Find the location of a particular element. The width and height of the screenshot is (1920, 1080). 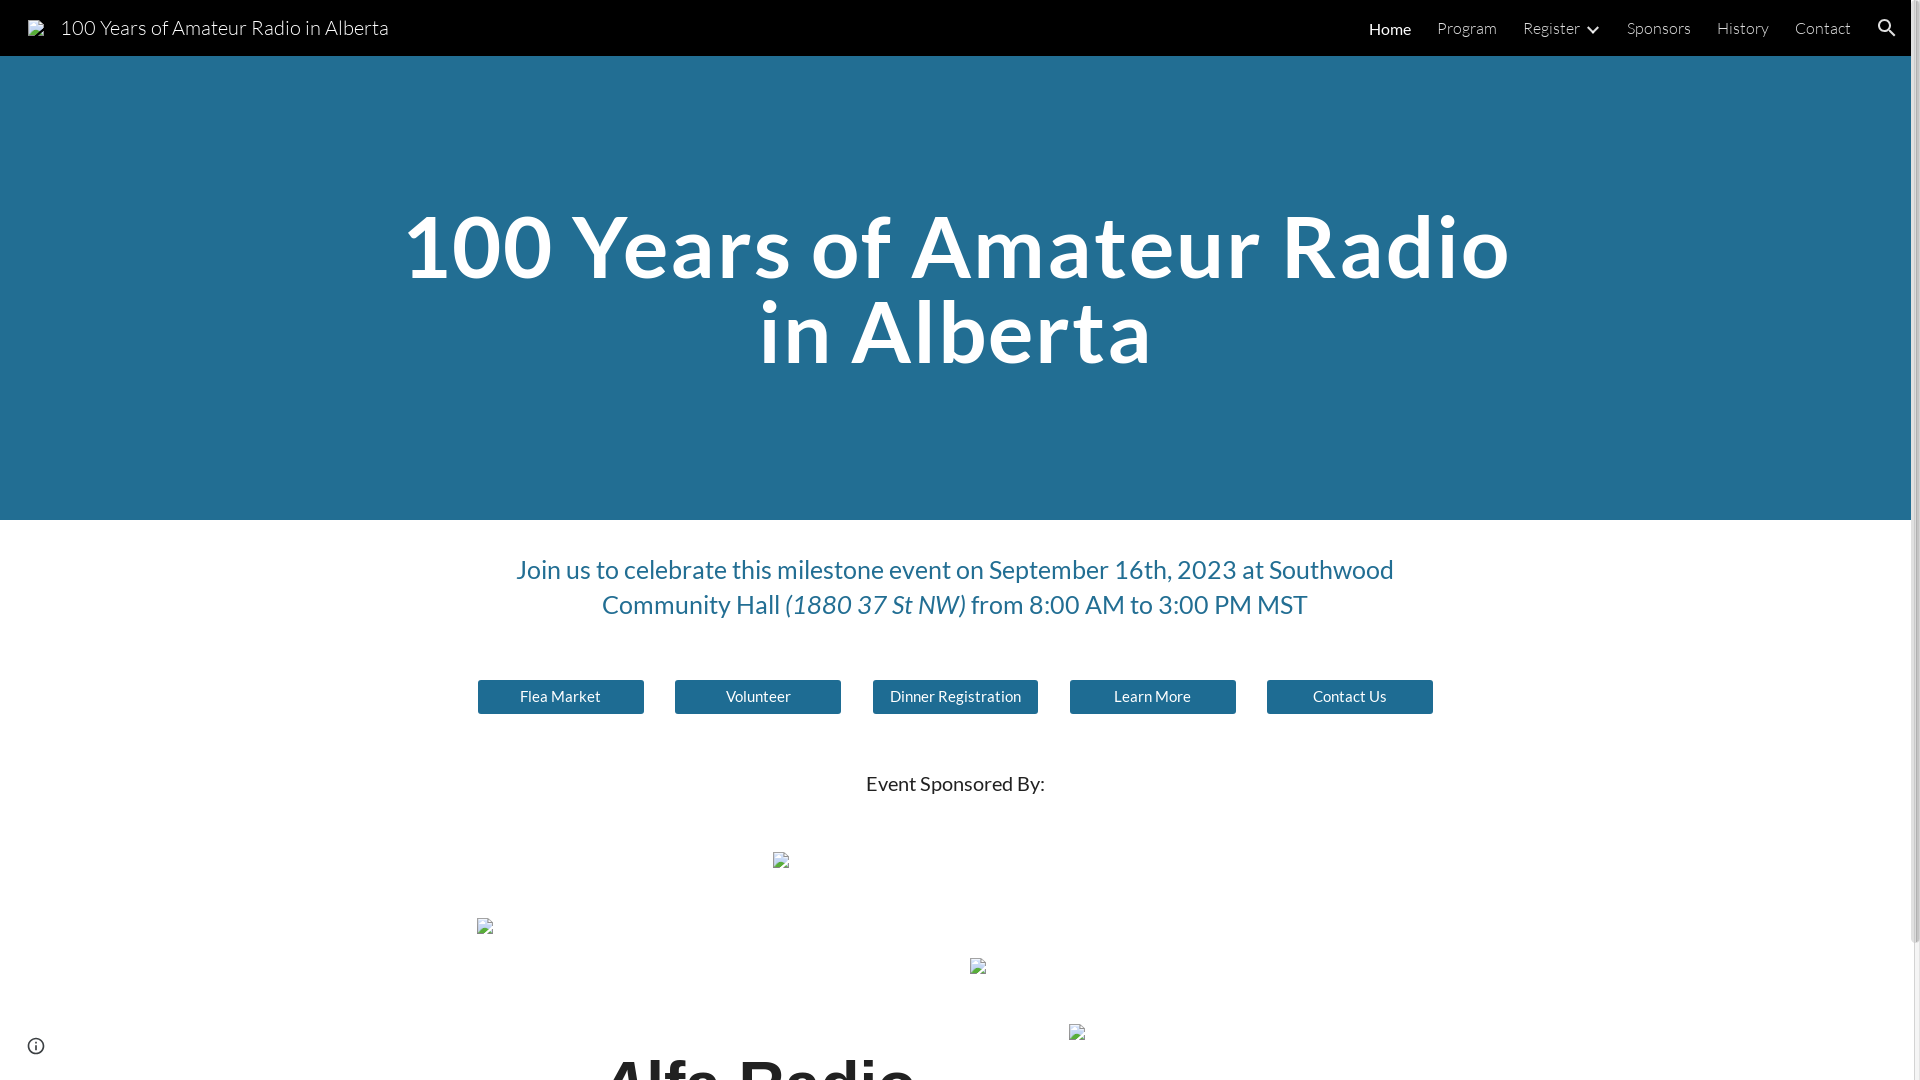

'Expand/Collapse' is located at coordinates (1591, 27).